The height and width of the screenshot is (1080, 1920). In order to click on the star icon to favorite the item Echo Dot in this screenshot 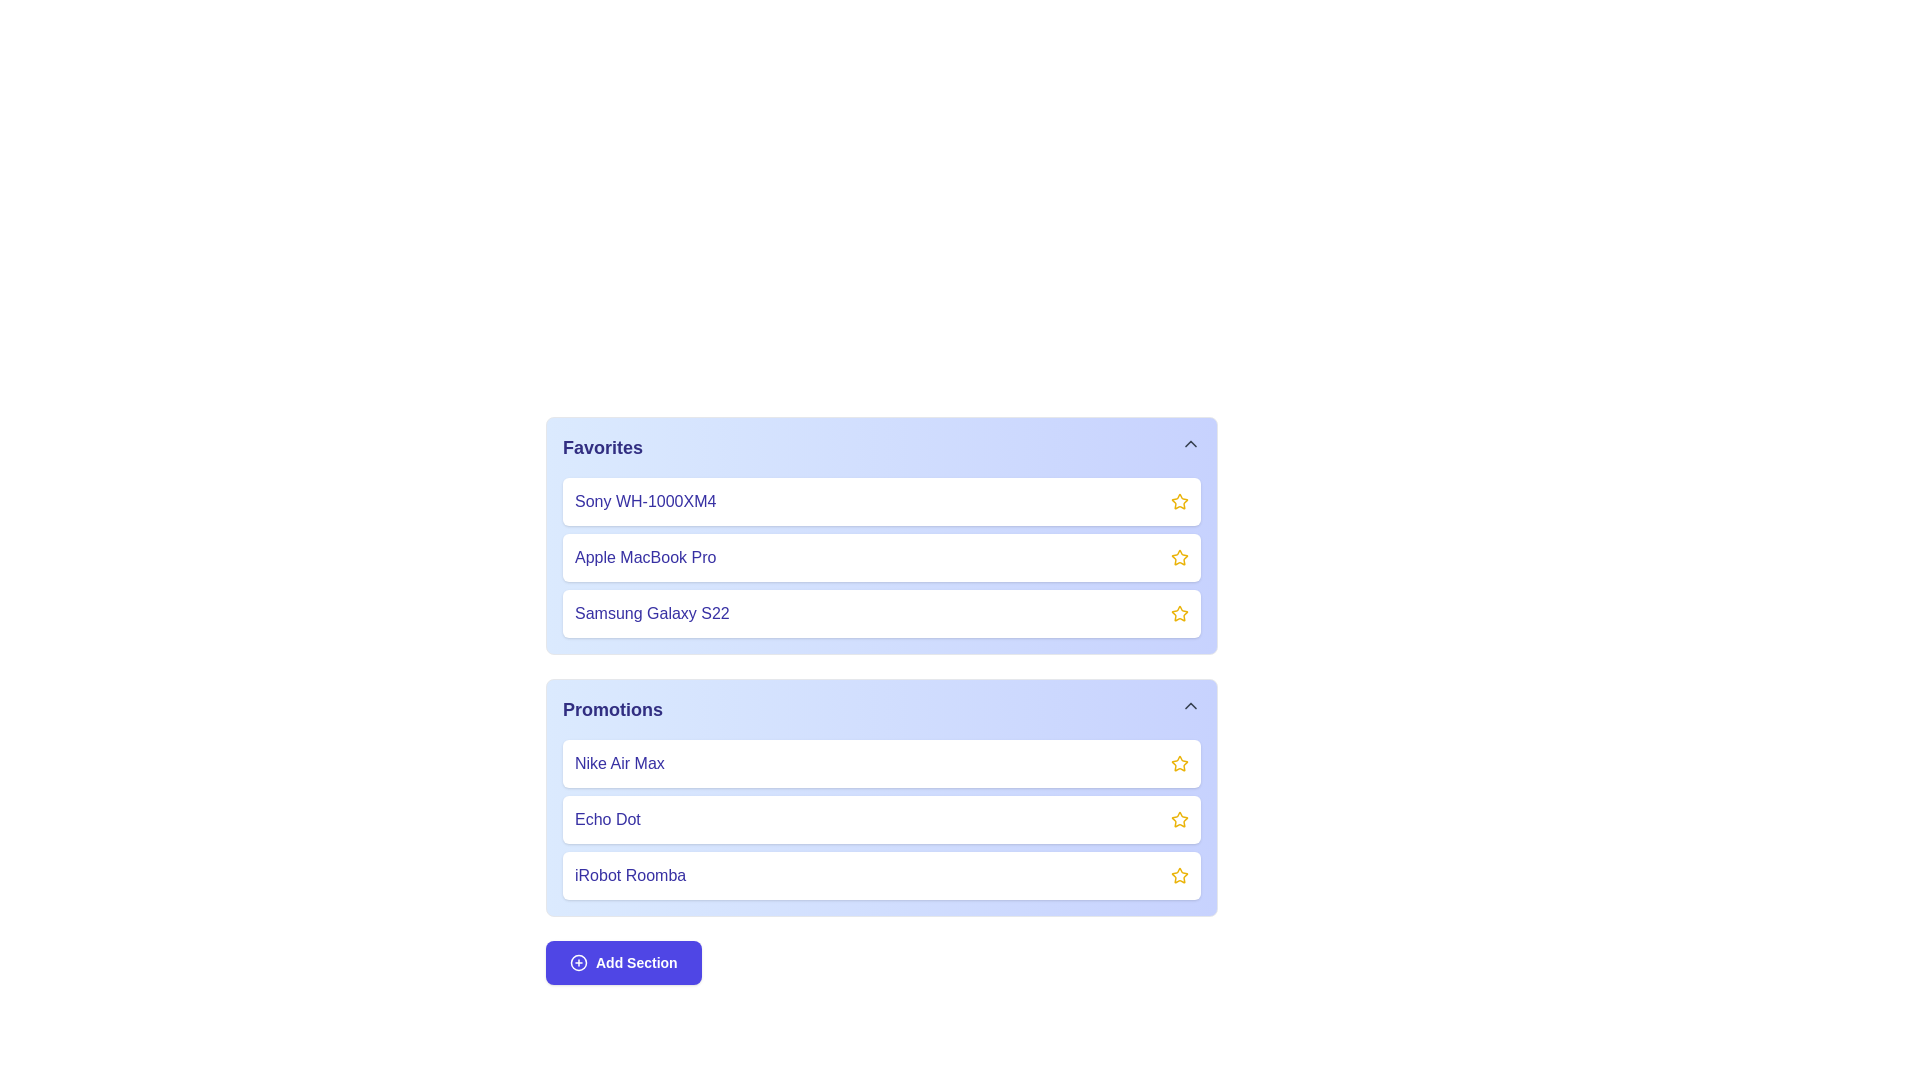, I will do `click(1180, 820)`.